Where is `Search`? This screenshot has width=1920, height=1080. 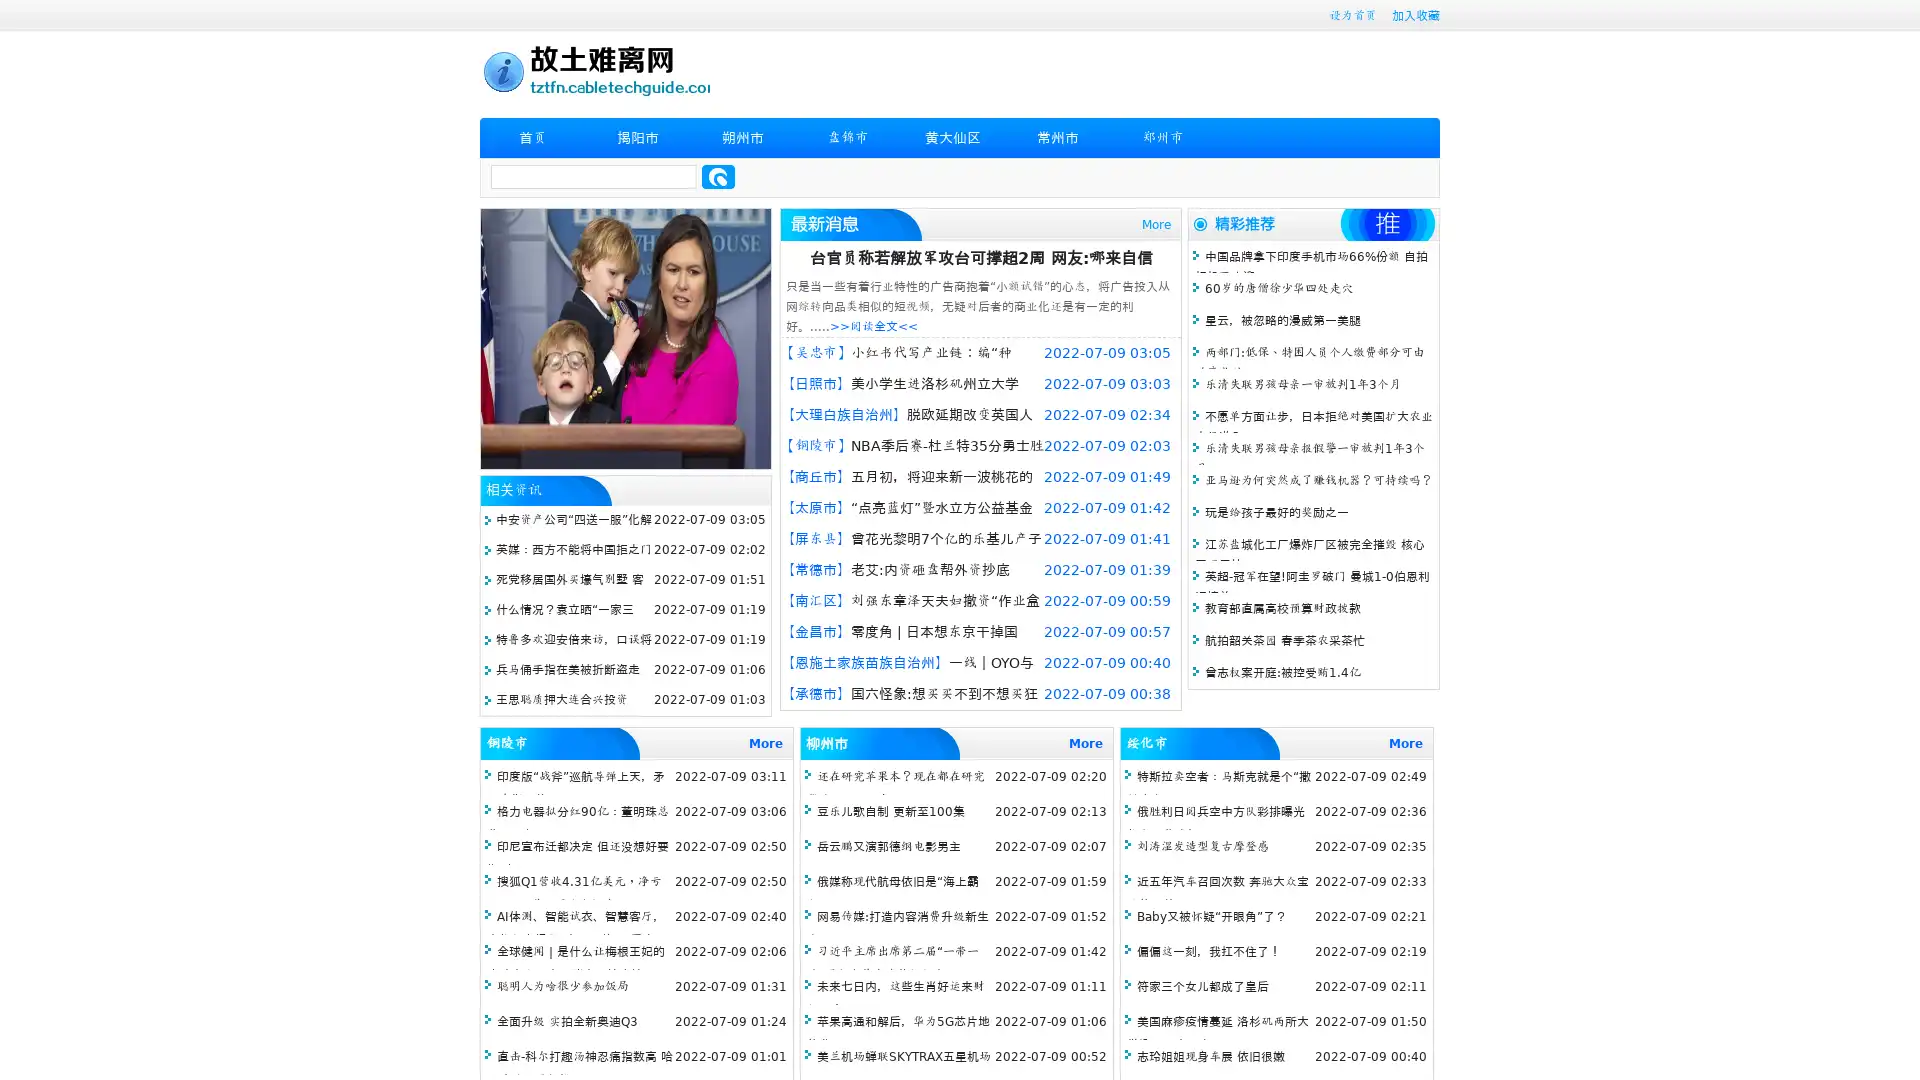
Search is located at coordinates (718, 176).